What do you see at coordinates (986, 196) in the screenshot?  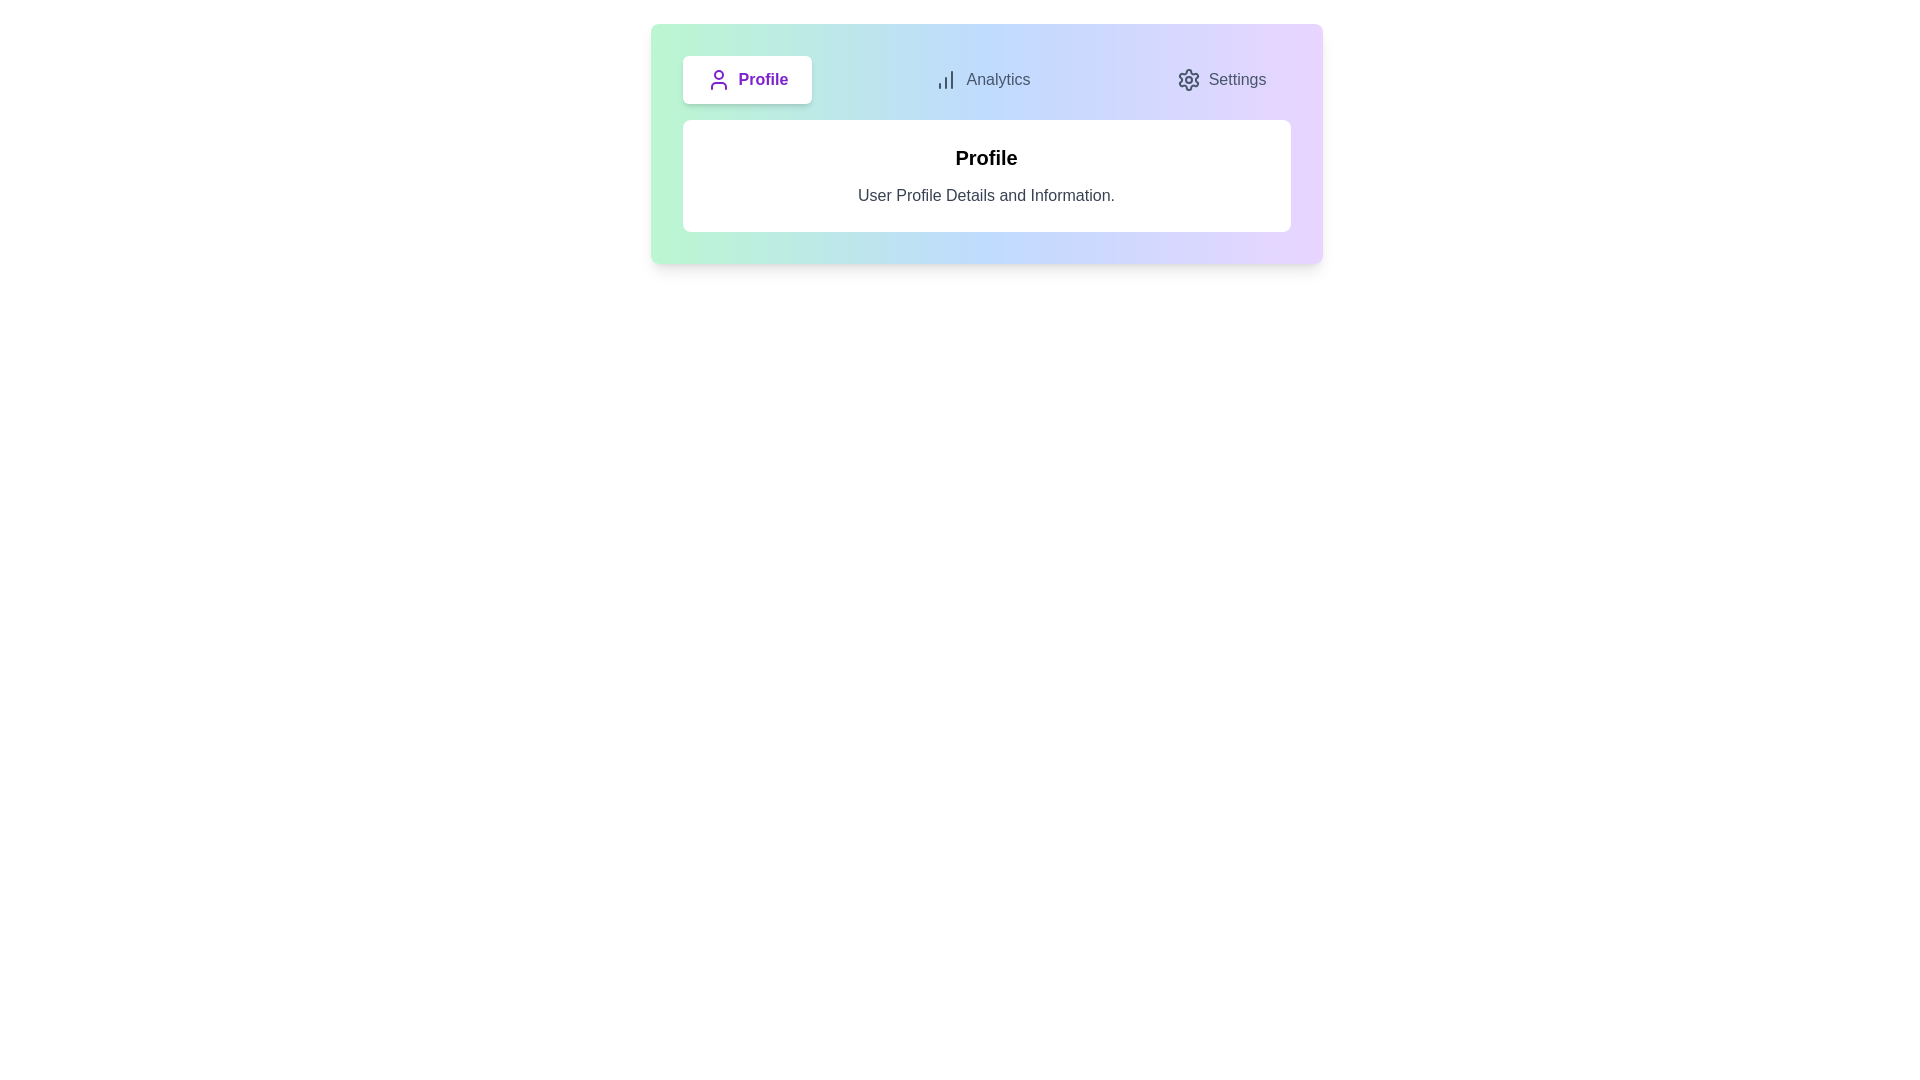 I see `the text 'User Profile Details and Information.' in the content area to select it` at bounding box center [986, 196].